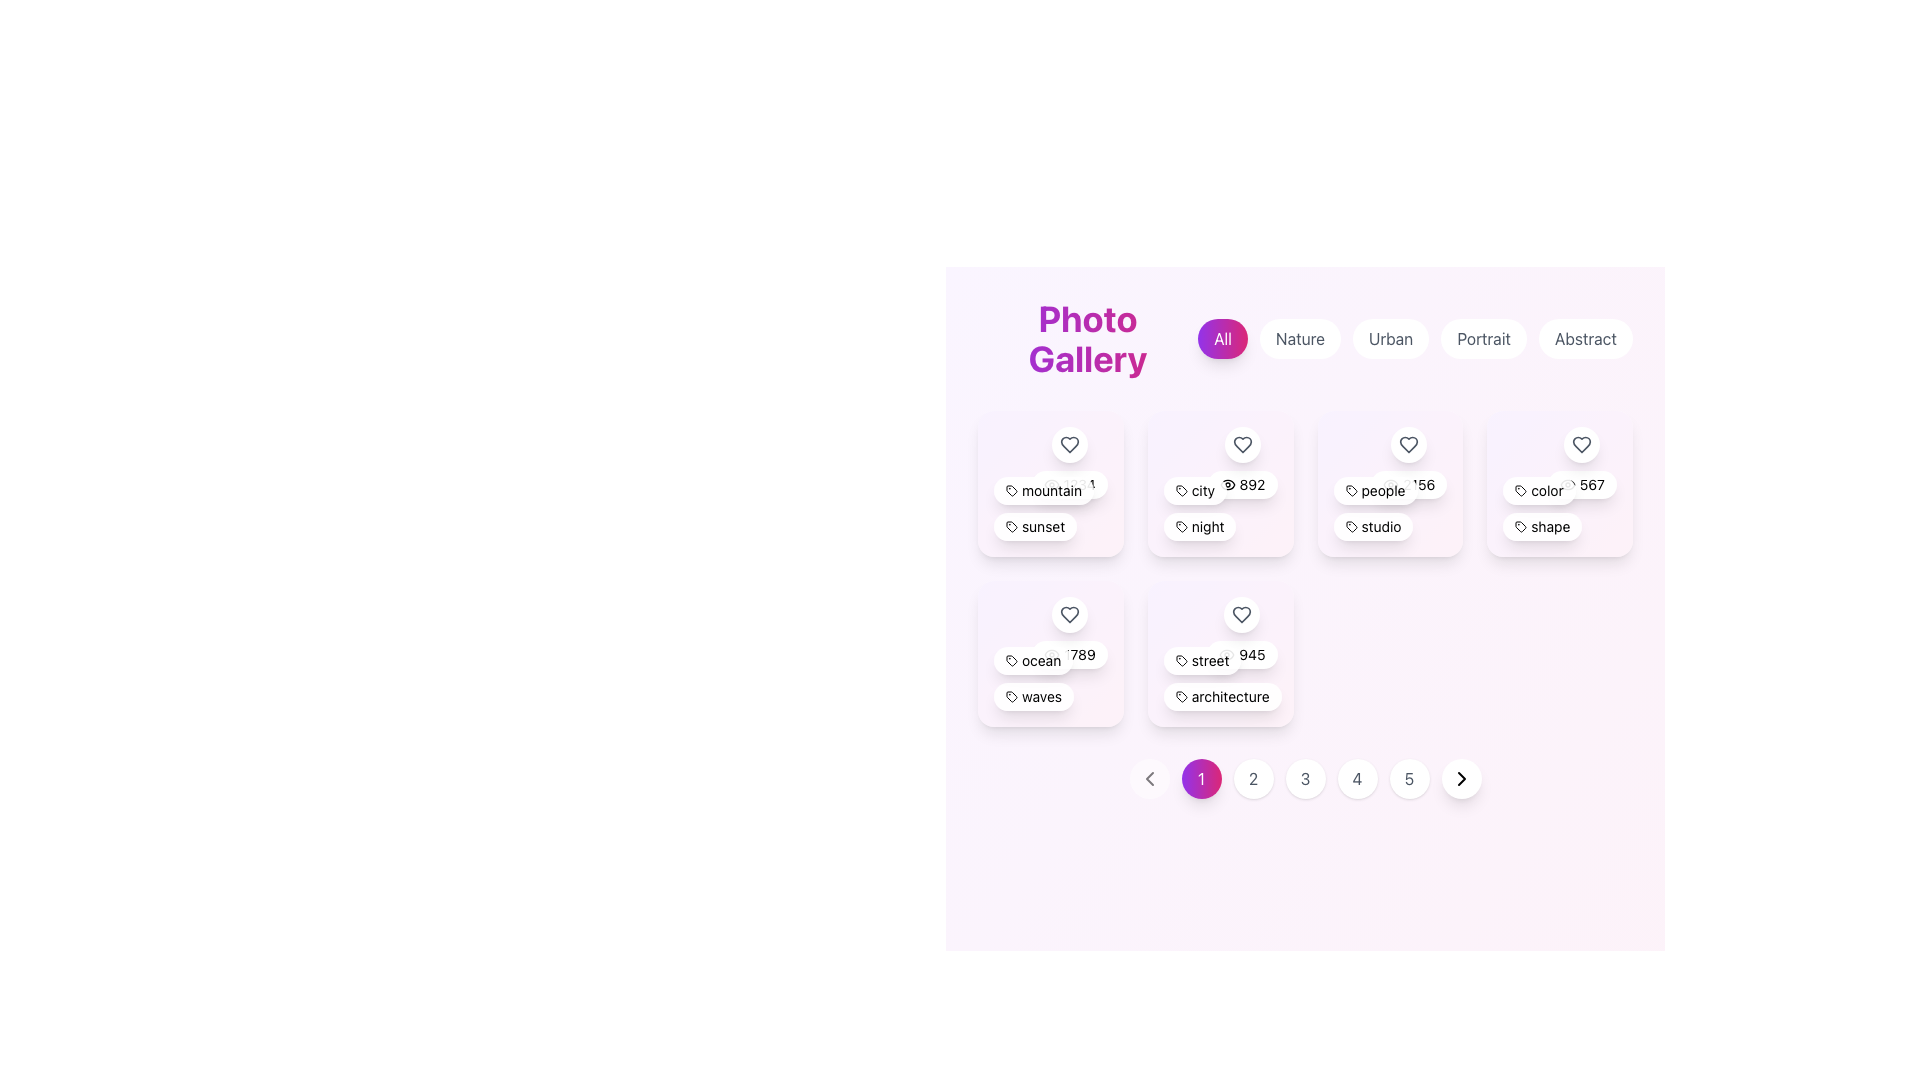  Describe the element at coordinates (1584, 338) in the screenshot. I see `the filter button for 'Abstract' located to the right of the 'Portrait' button in the top center row of buttons` at that location.